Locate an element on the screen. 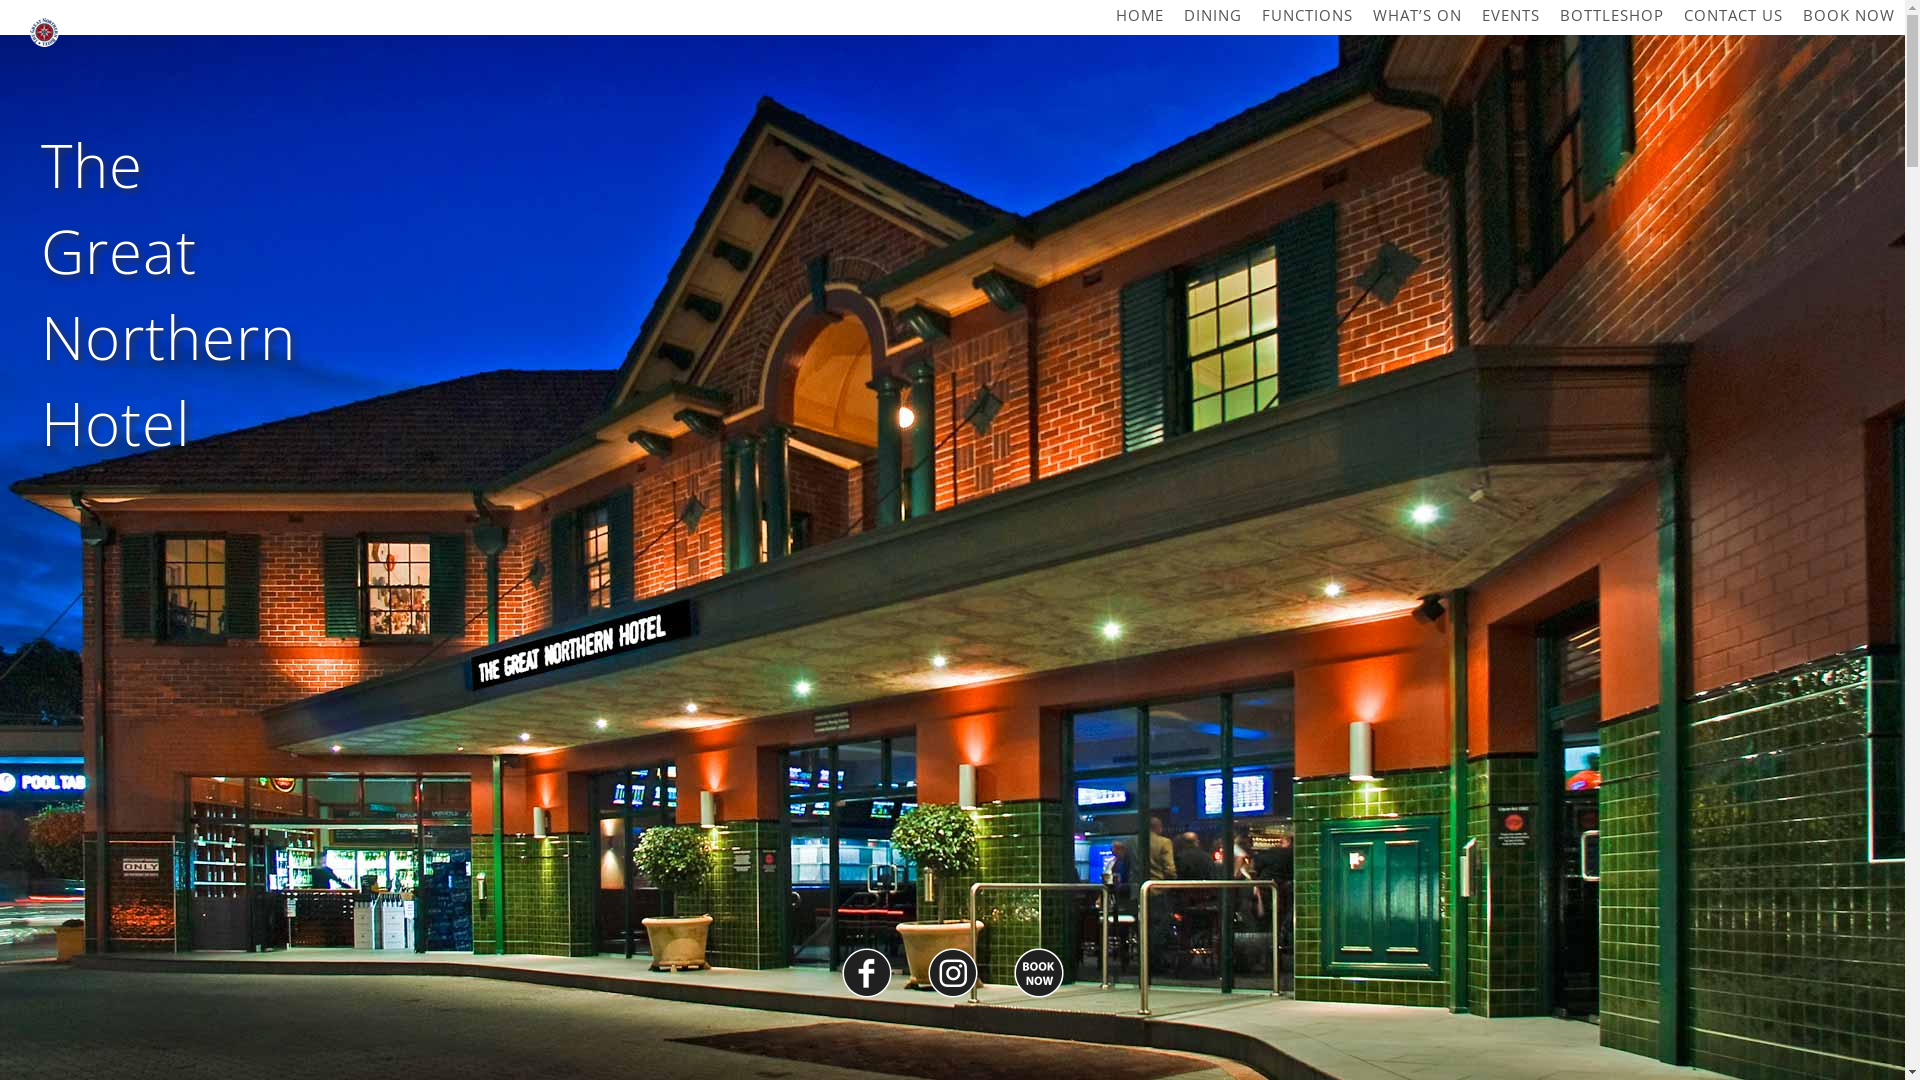 The width and height of the screenshot is (1920, 1080). 'EVENTS' is located at coordinates (1511, 15).